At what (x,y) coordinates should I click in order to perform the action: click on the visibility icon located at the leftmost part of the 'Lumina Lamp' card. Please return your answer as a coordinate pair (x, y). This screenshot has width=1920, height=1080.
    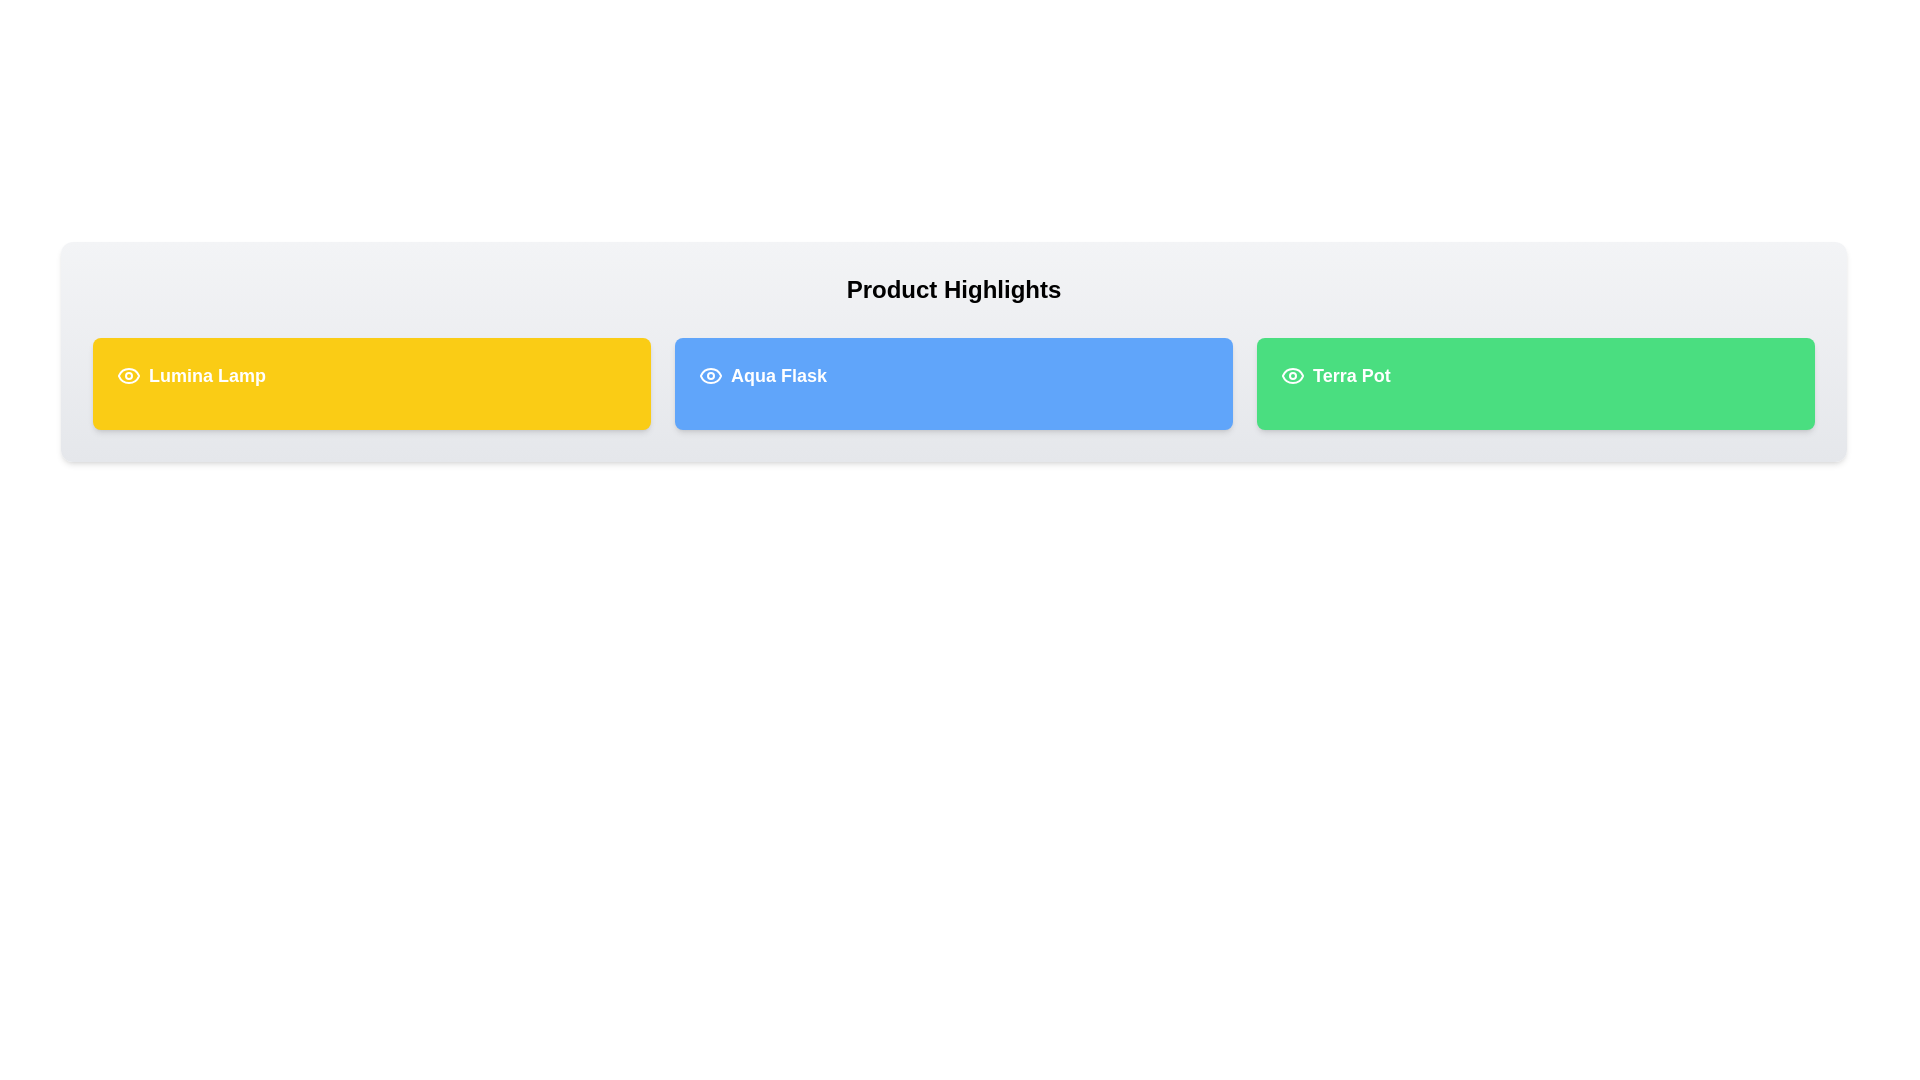
    Looking at the image, I should click on (128, 375).